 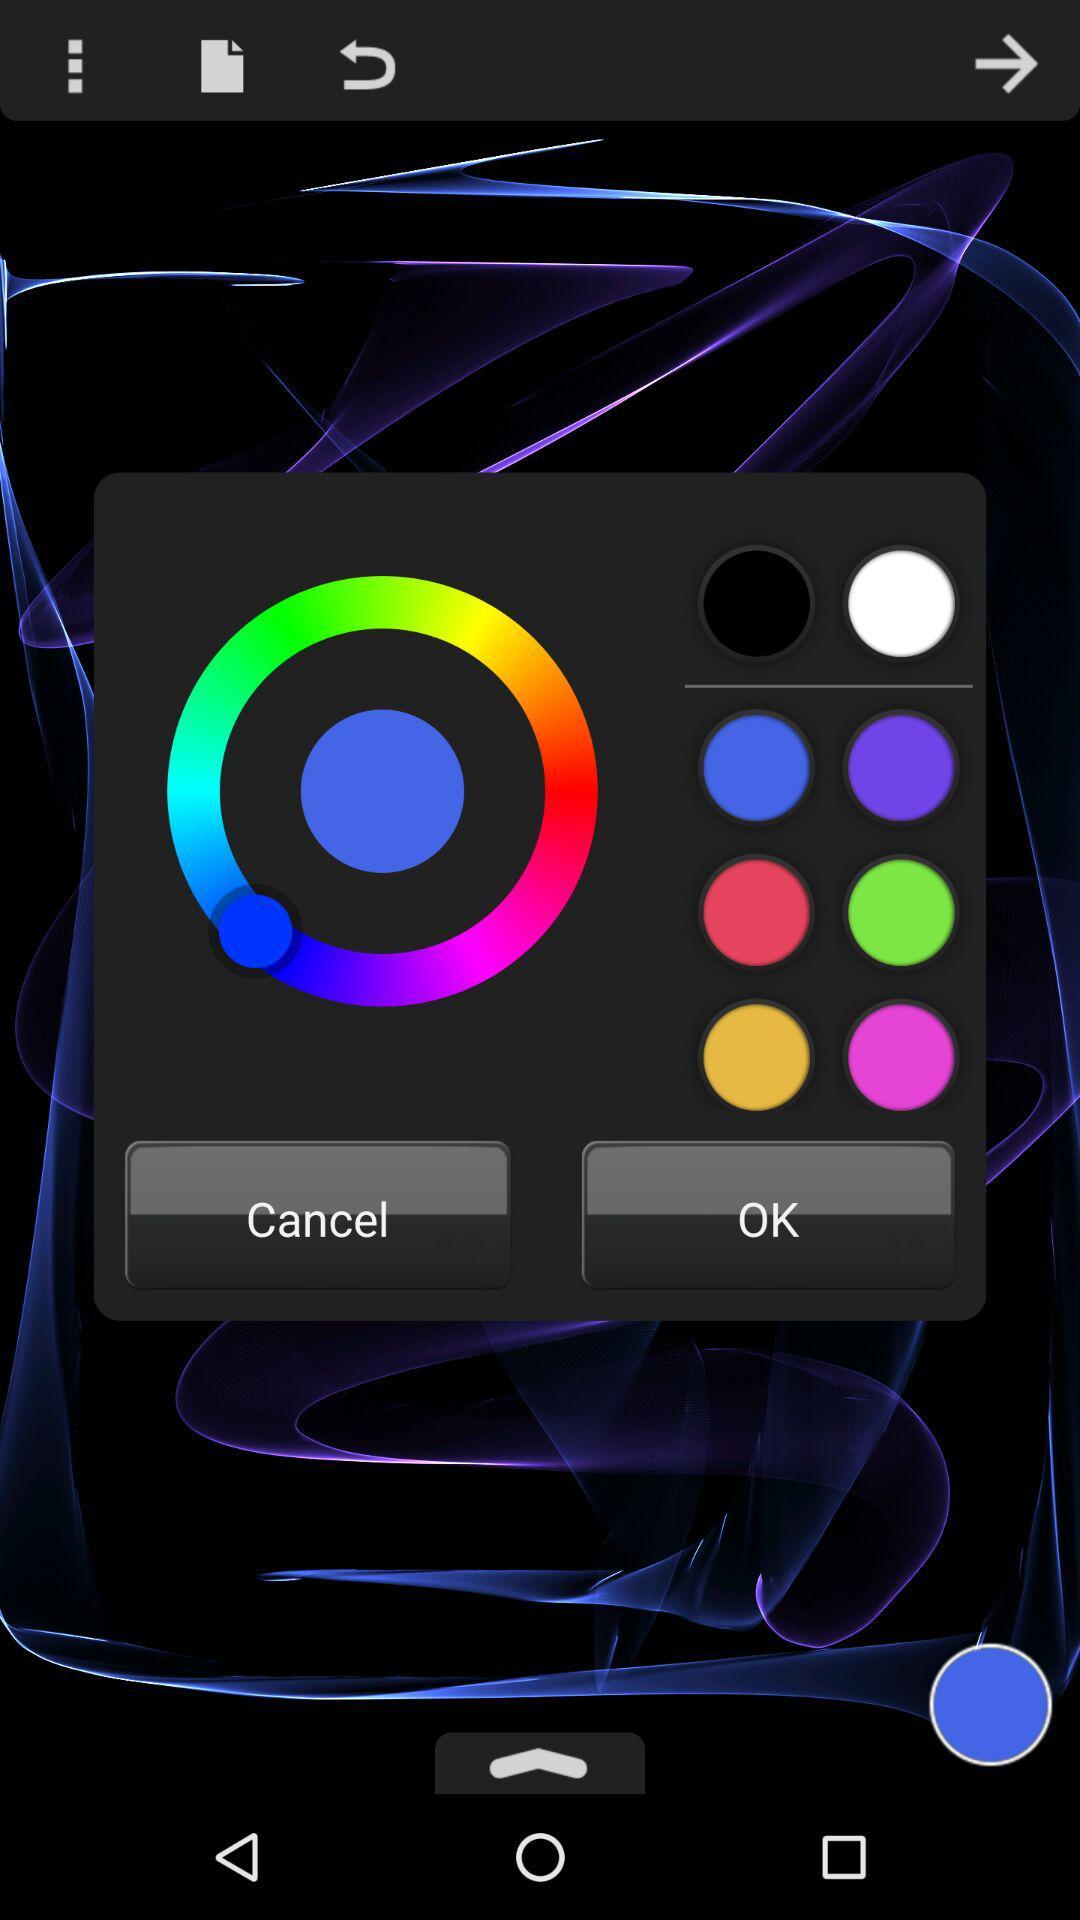 What do you see at coordinates (757, 767) in the screenshot?
I see `color` at bounding box center [757, 767].